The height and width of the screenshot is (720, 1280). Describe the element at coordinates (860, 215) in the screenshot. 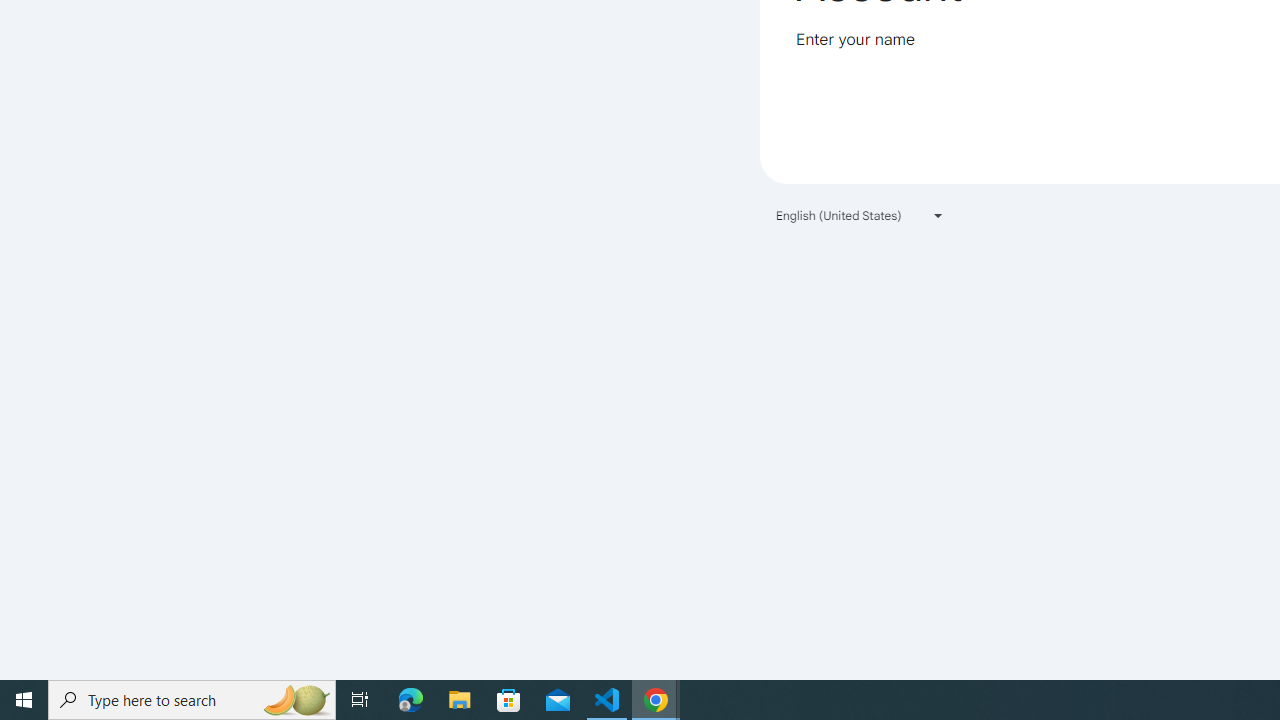

I see `'English (United States)'` at that location.